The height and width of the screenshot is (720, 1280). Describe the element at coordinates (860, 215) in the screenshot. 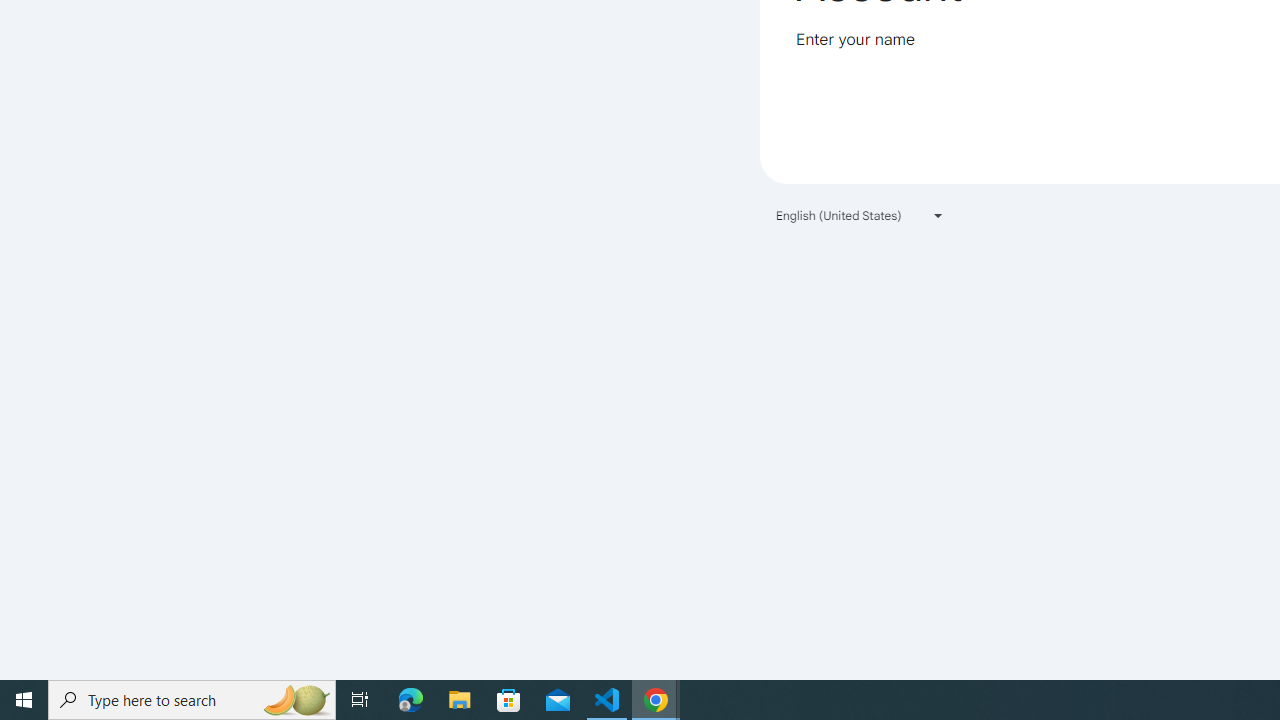

I see `'English (United States)'` at that location.